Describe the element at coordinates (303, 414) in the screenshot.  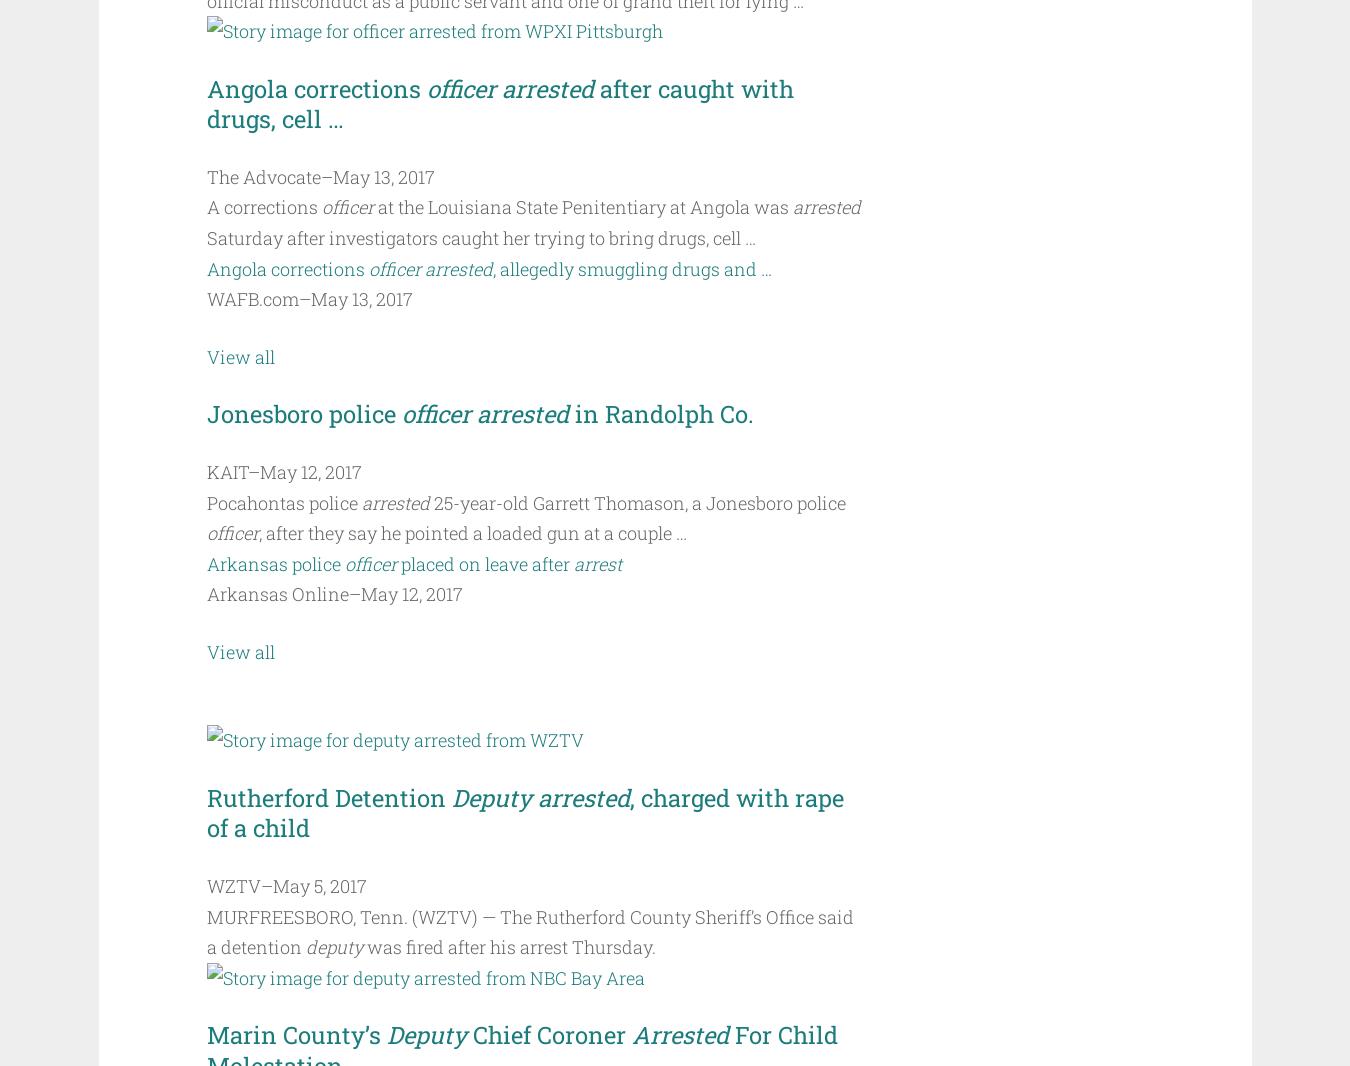
I see `'Jonesboro police'` at that location.